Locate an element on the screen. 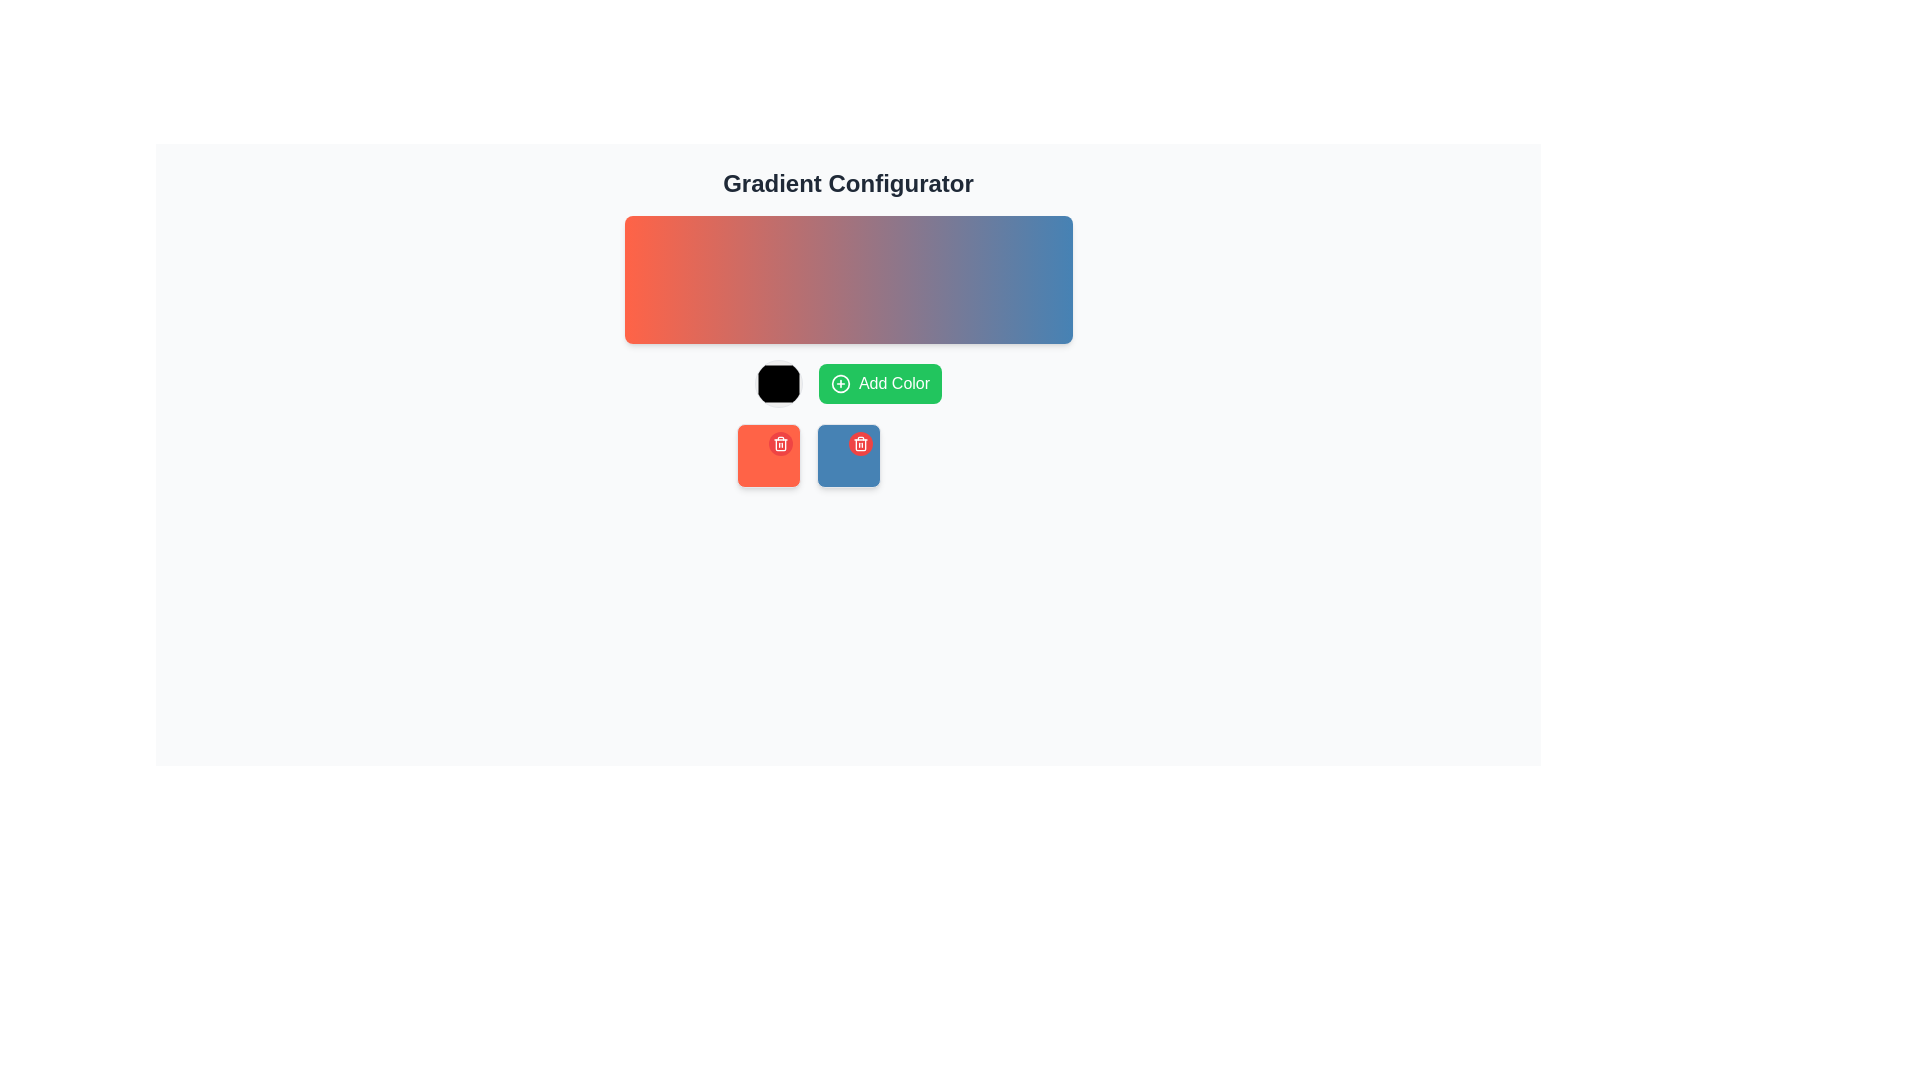 This screenshot has height=1080, width=1920. the interactive button located centrally below the black circular color selector is located at coordinates (880, 384).